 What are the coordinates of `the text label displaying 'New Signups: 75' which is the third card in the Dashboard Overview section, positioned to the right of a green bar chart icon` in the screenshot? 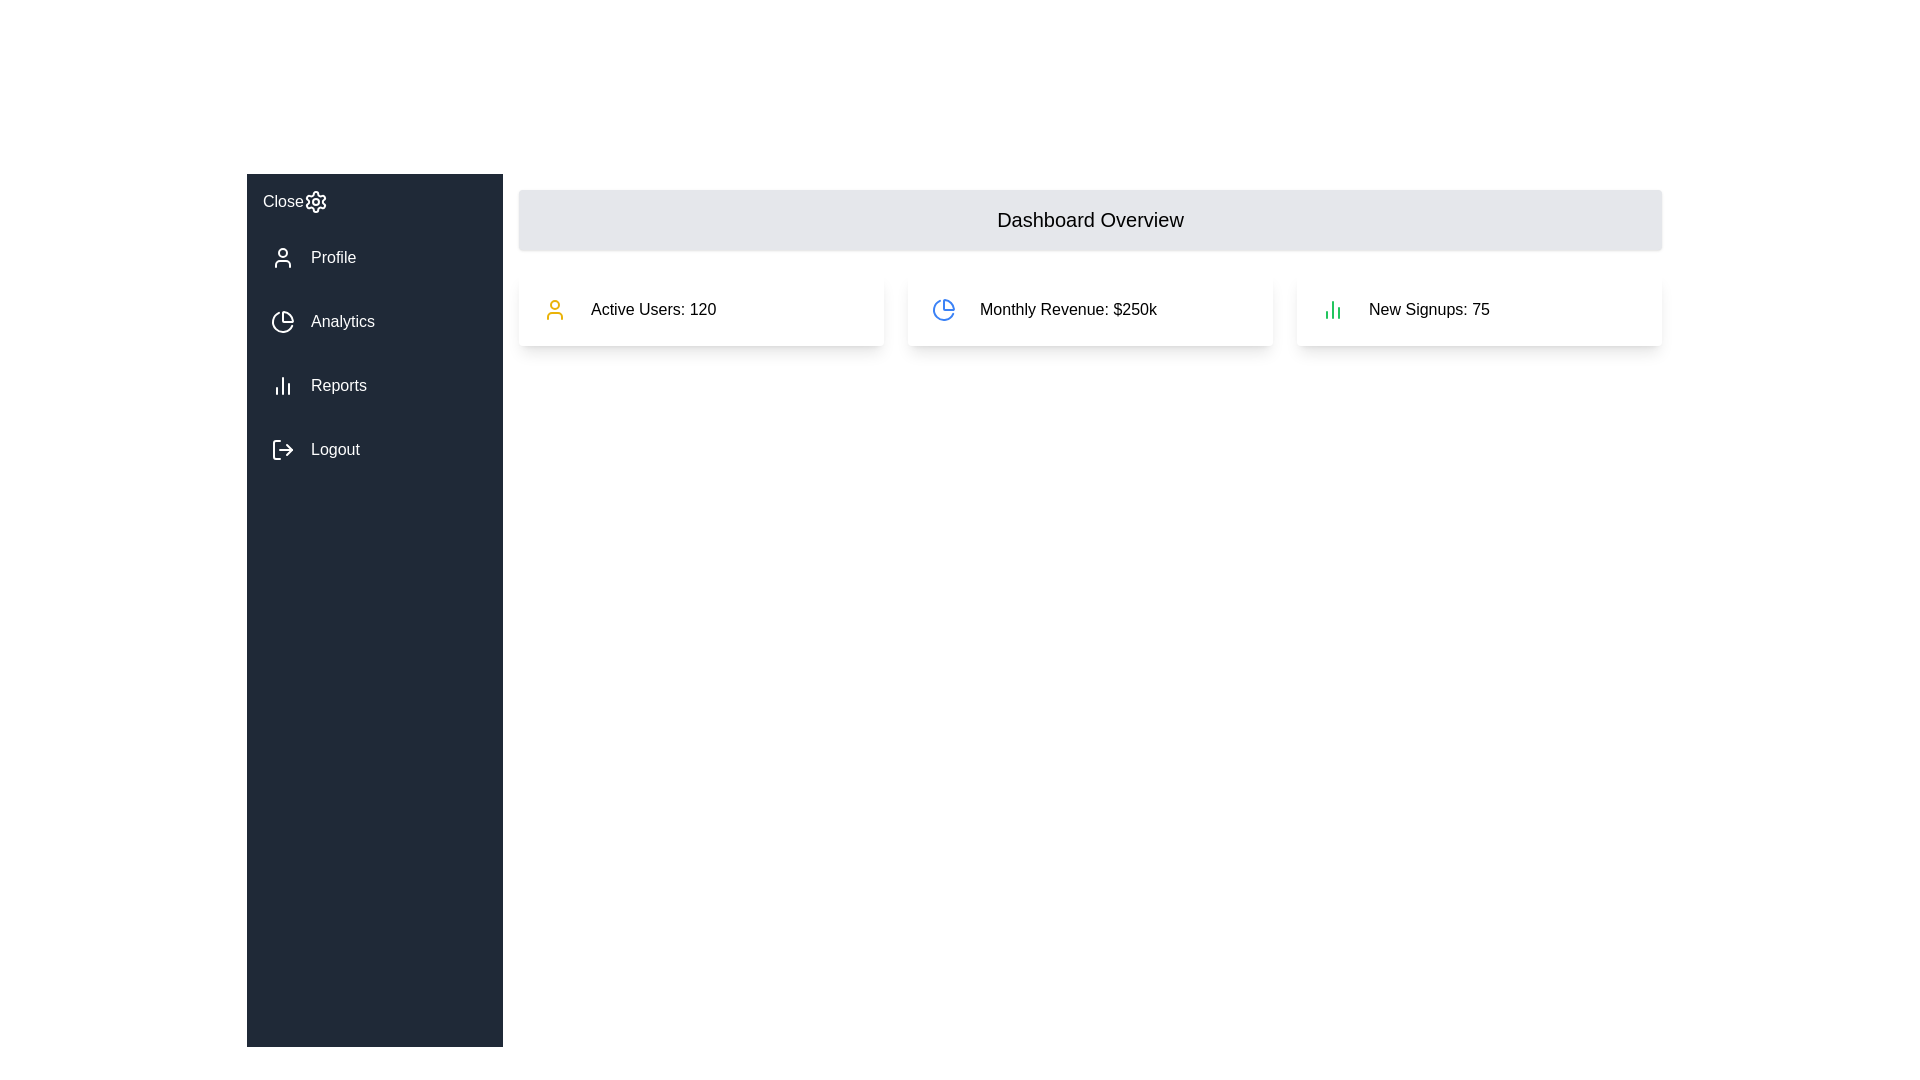 It's located at (1428, 309).